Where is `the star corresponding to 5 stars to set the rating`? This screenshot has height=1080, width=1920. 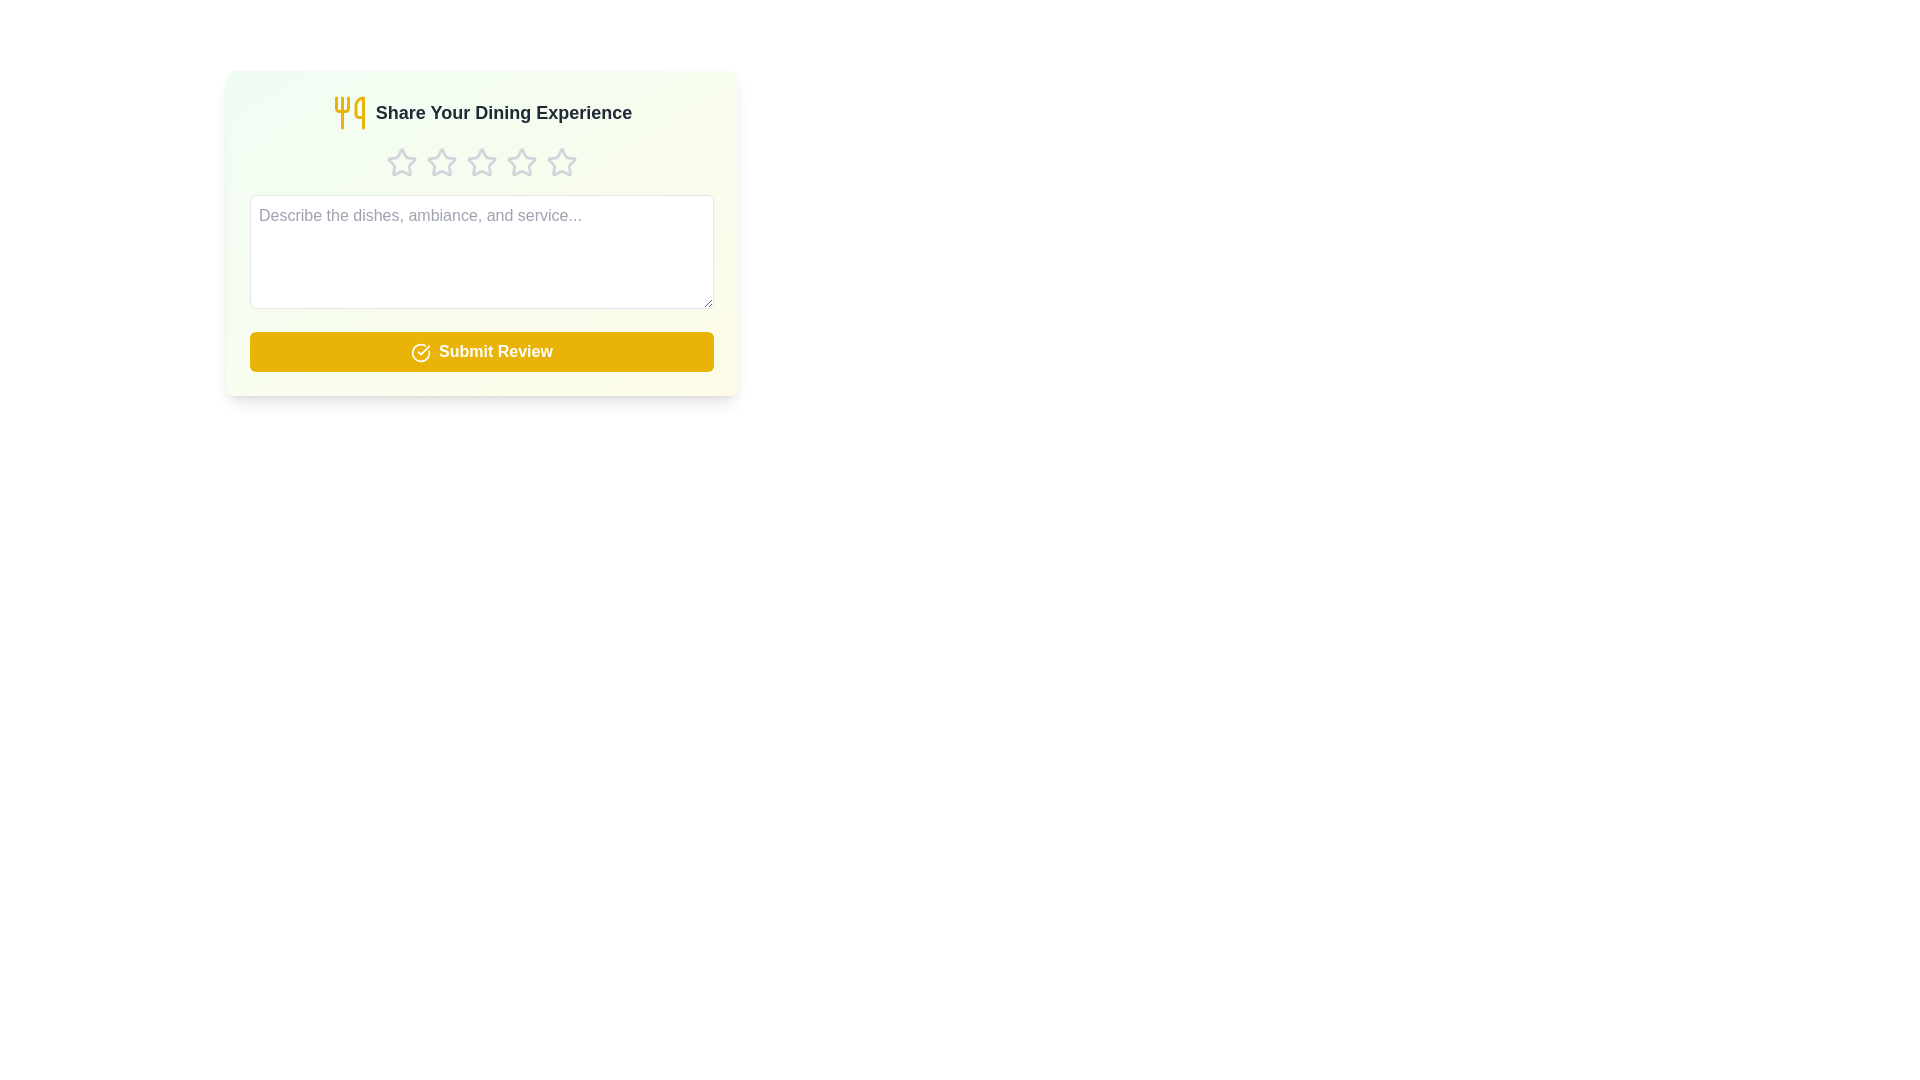 the star corresponding to 5 stars to set the rating is located at coordinates (560, 161).